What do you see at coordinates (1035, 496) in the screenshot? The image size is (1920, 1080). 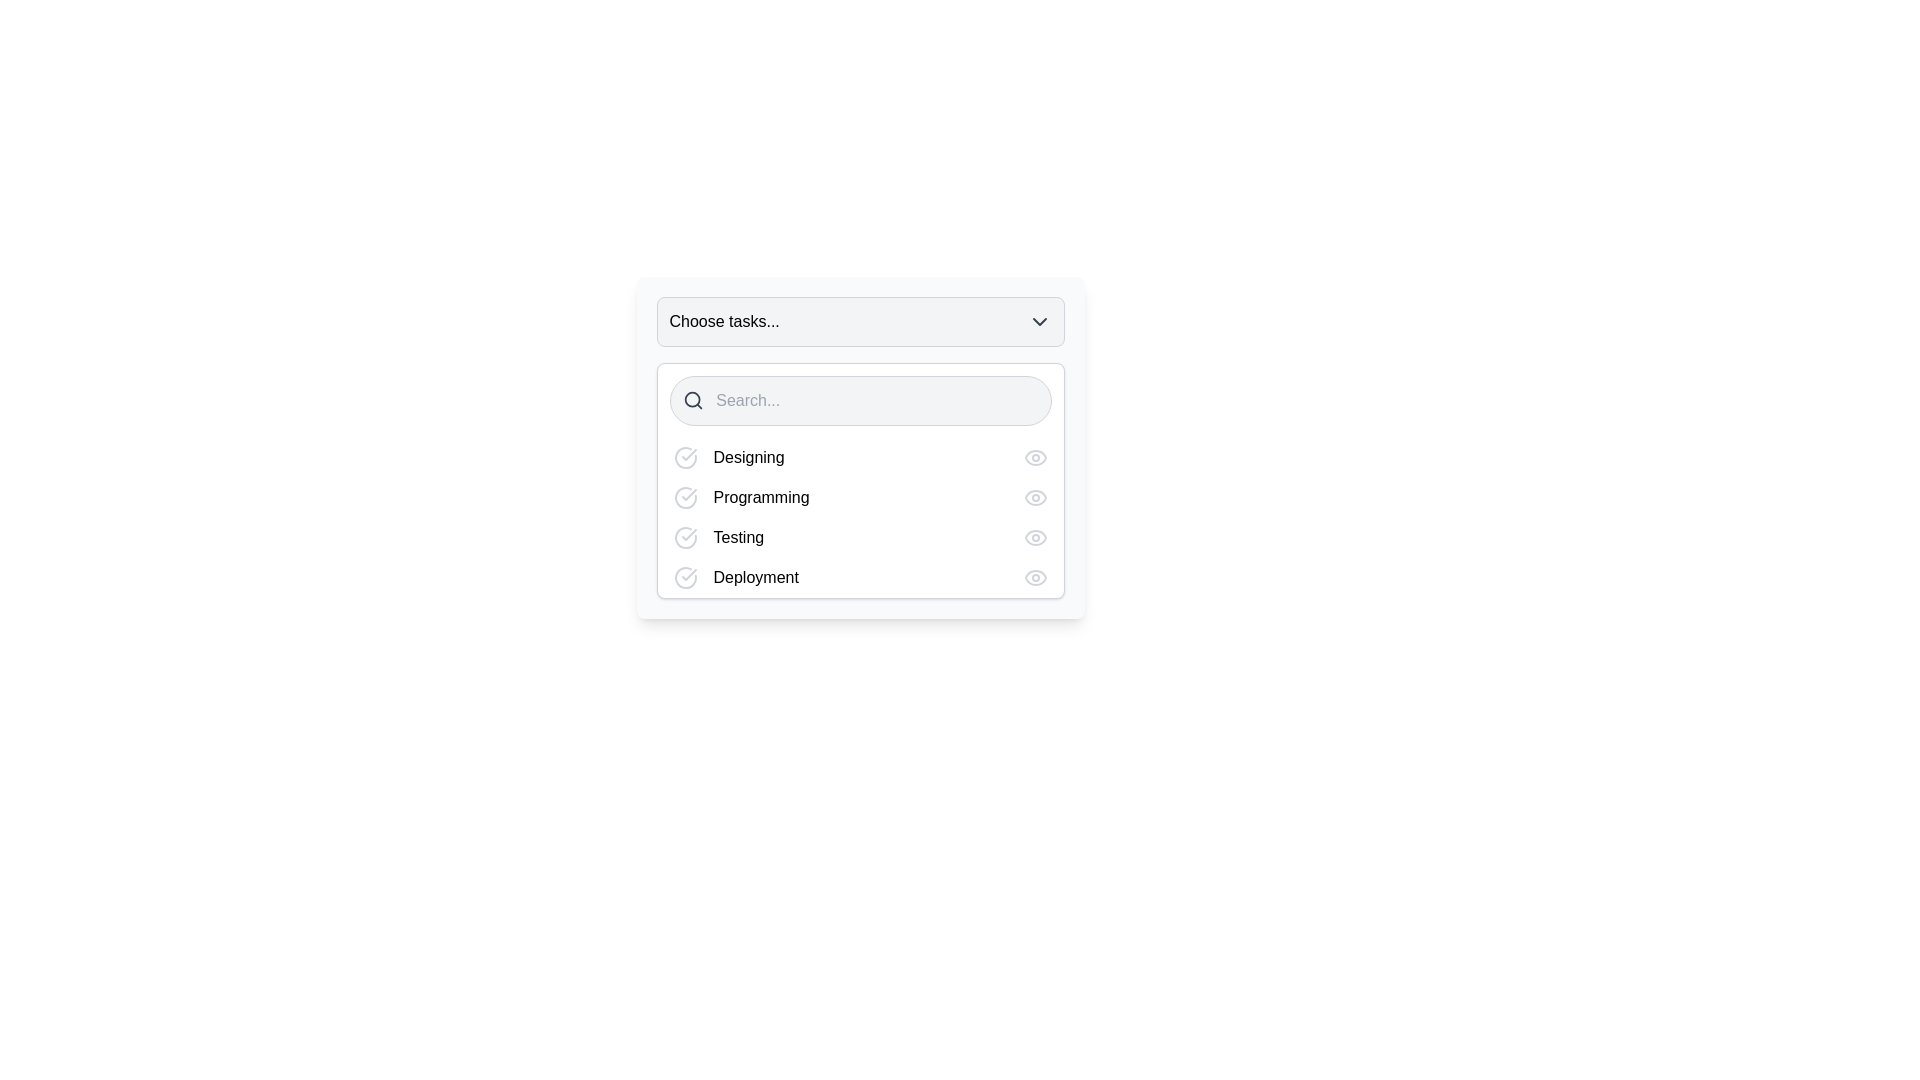 I see `the eye-shaped icon button located at the far-right of the 'Programming' entry` at bounding box center [1035, 496].